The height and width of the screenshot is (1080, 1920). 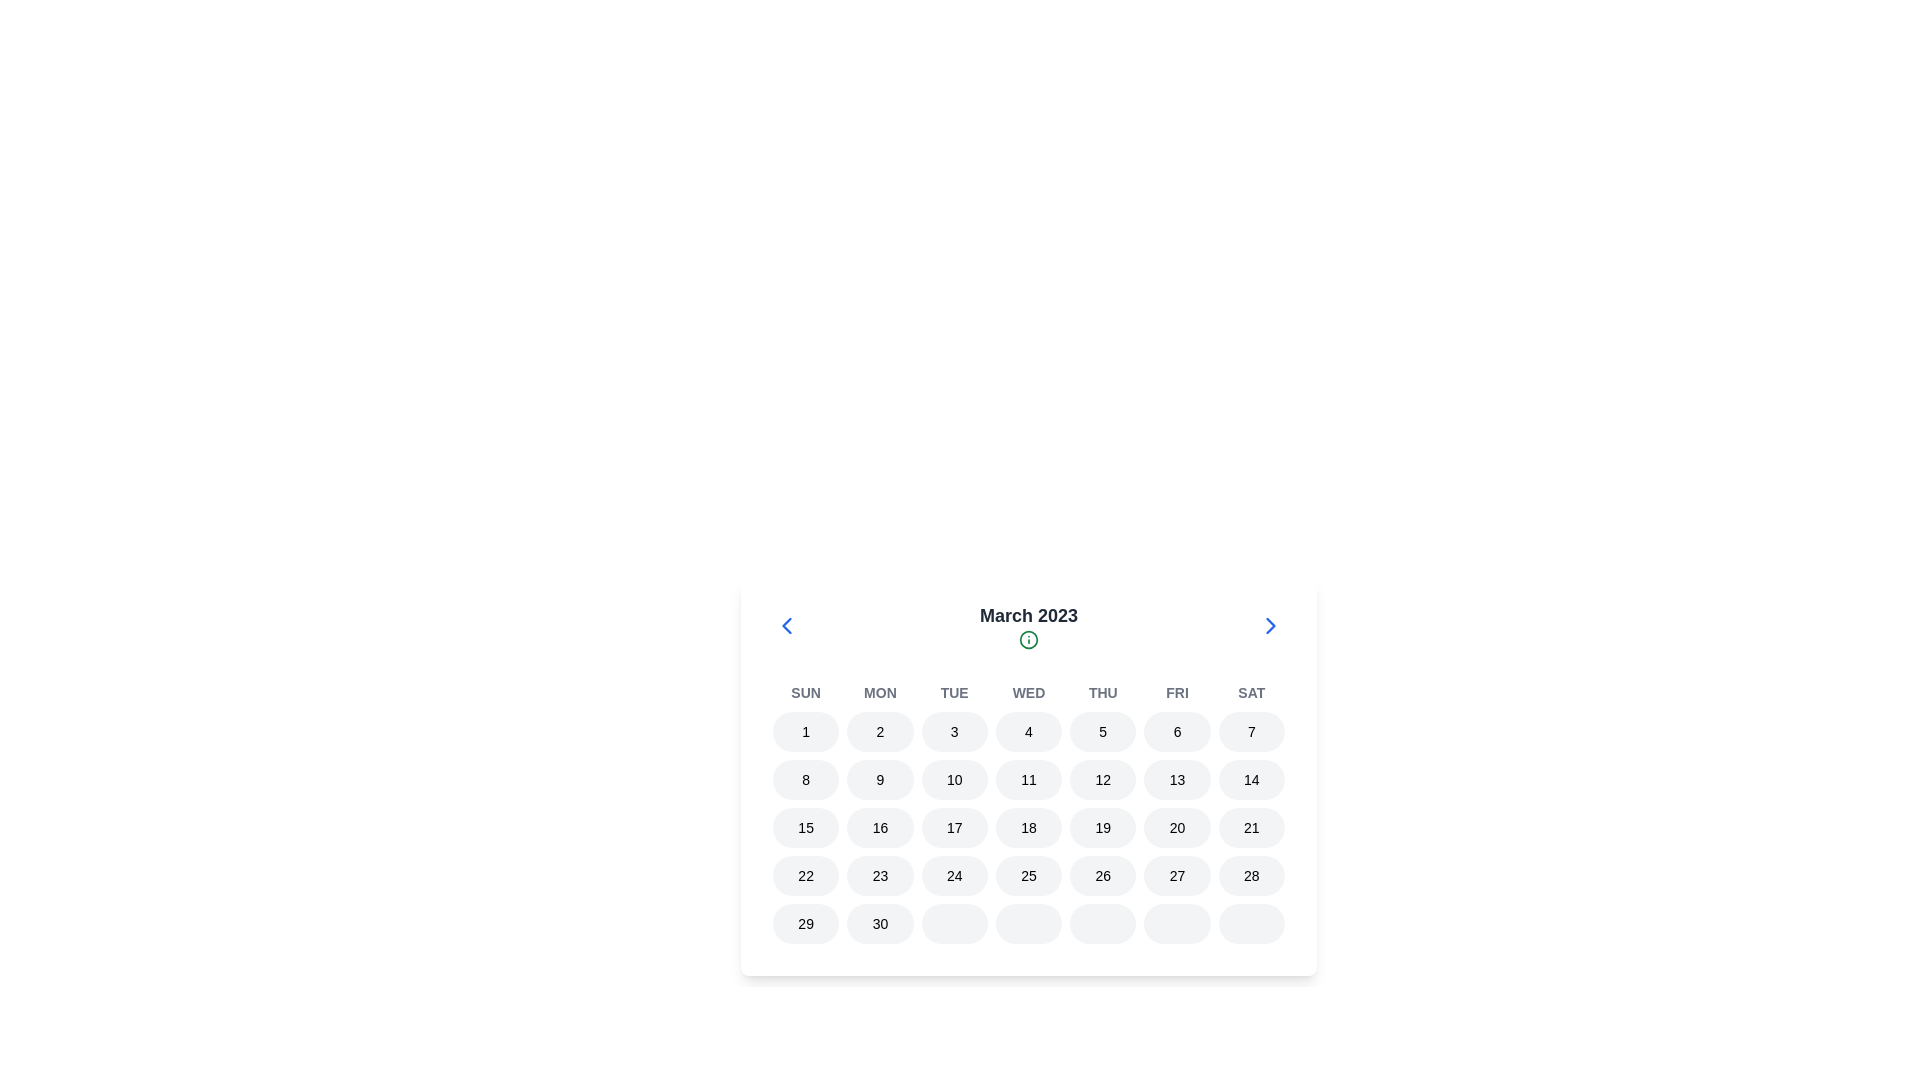 I want to click on the date cell in the Calendar Grid for March 2023, so click(x=1028, y=813).